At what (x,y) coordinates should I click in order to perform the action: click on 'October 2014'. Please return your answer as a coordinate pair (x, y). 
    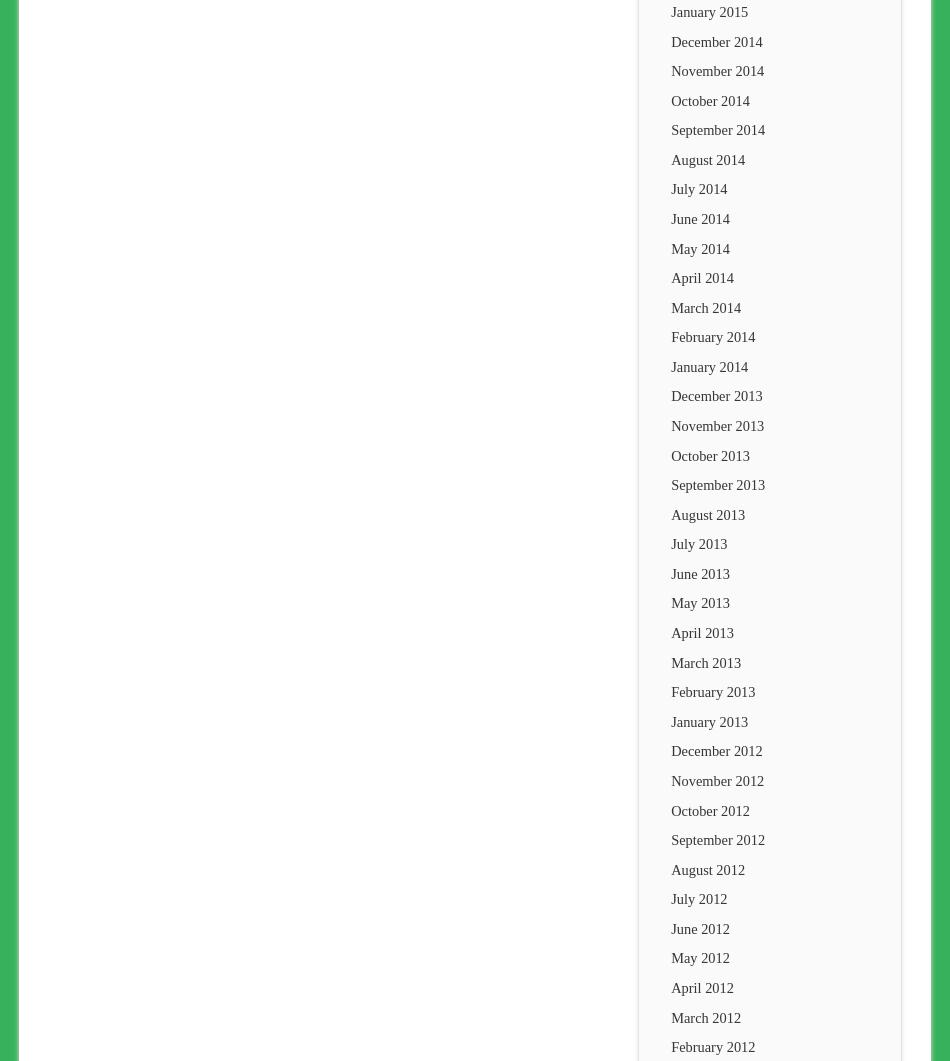
    Looking at the image, I should click on (710, 100).